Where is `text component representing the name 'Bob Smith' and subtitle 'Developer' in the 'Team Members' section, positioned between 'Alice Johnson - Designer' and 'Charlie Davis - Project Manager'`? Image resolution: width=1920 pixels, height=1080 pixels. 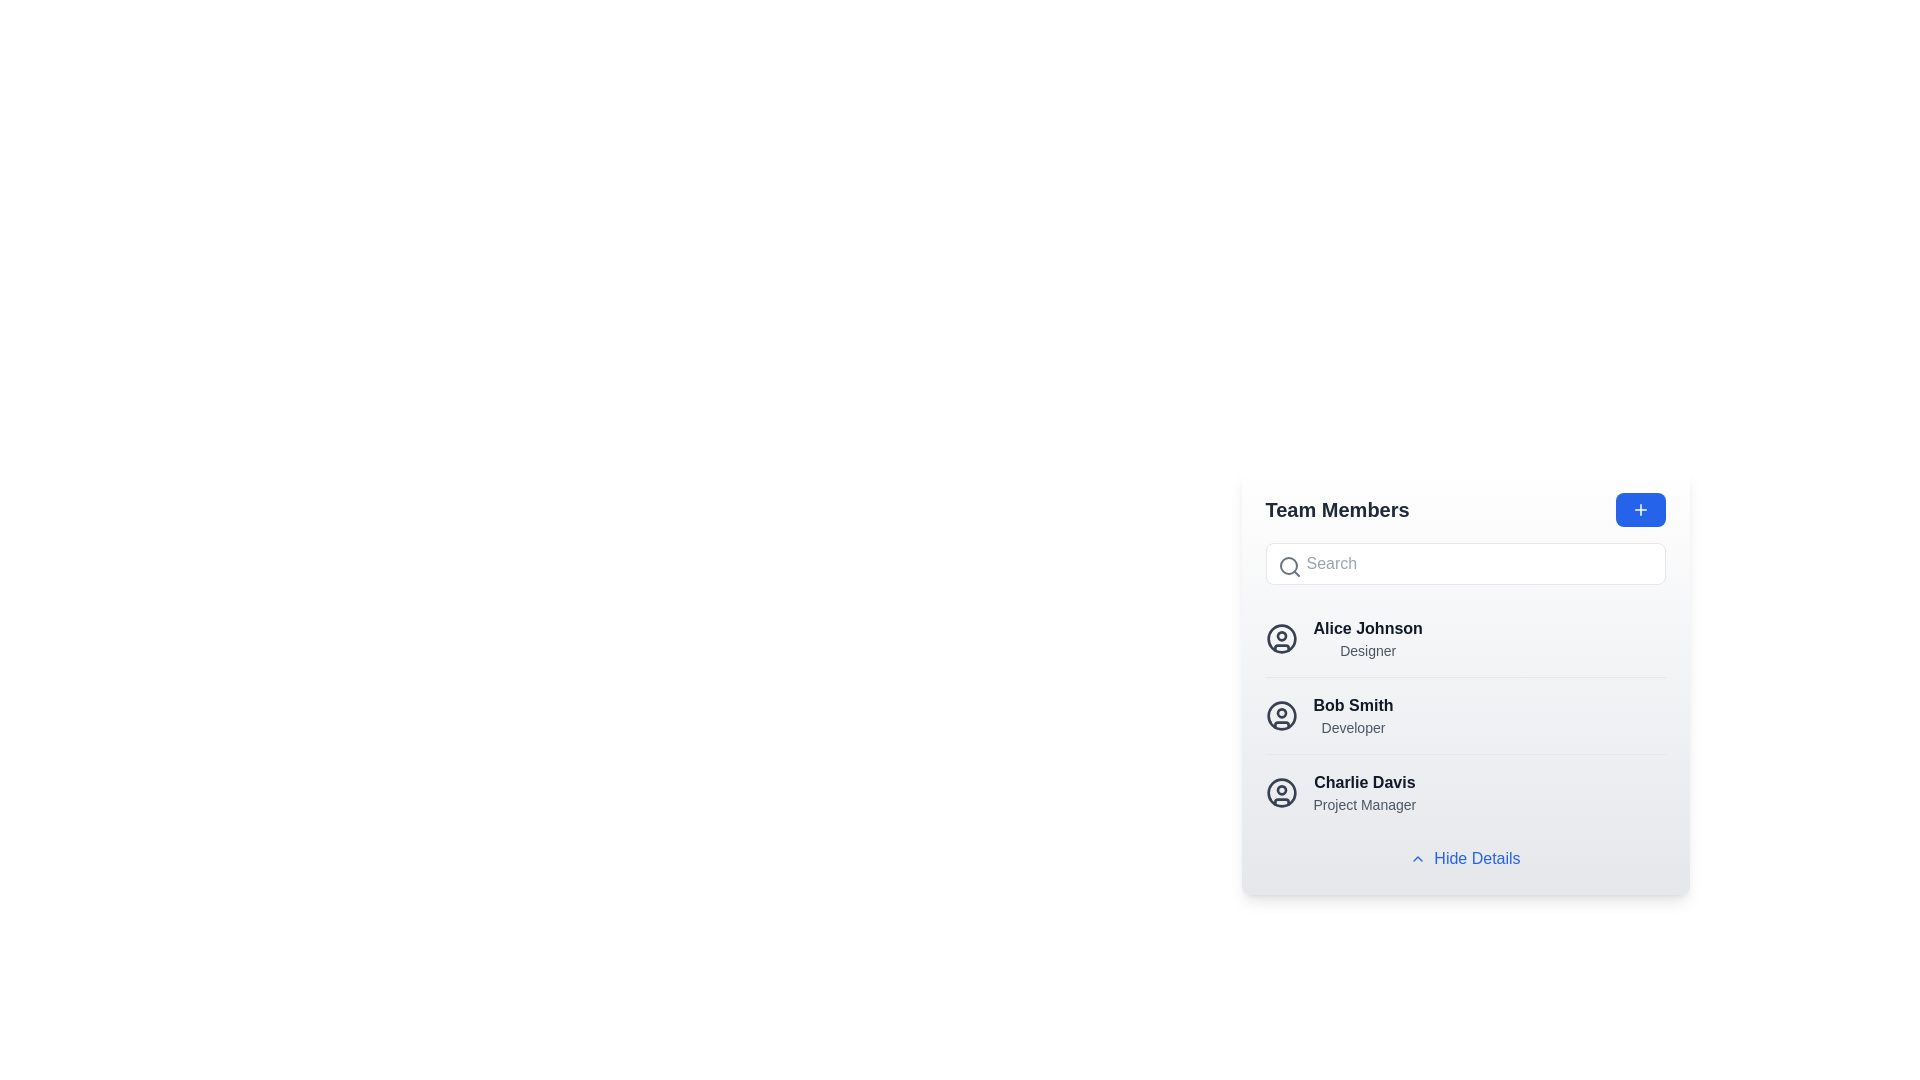 text component representing the name 'Bob Smith' and subtitle 'Developer' in the 'Team Members' section, positioned between 'Alice Johnson - Designer' and 'Charlie Davis - Project Manager' is located at coordinates (1353, 715).